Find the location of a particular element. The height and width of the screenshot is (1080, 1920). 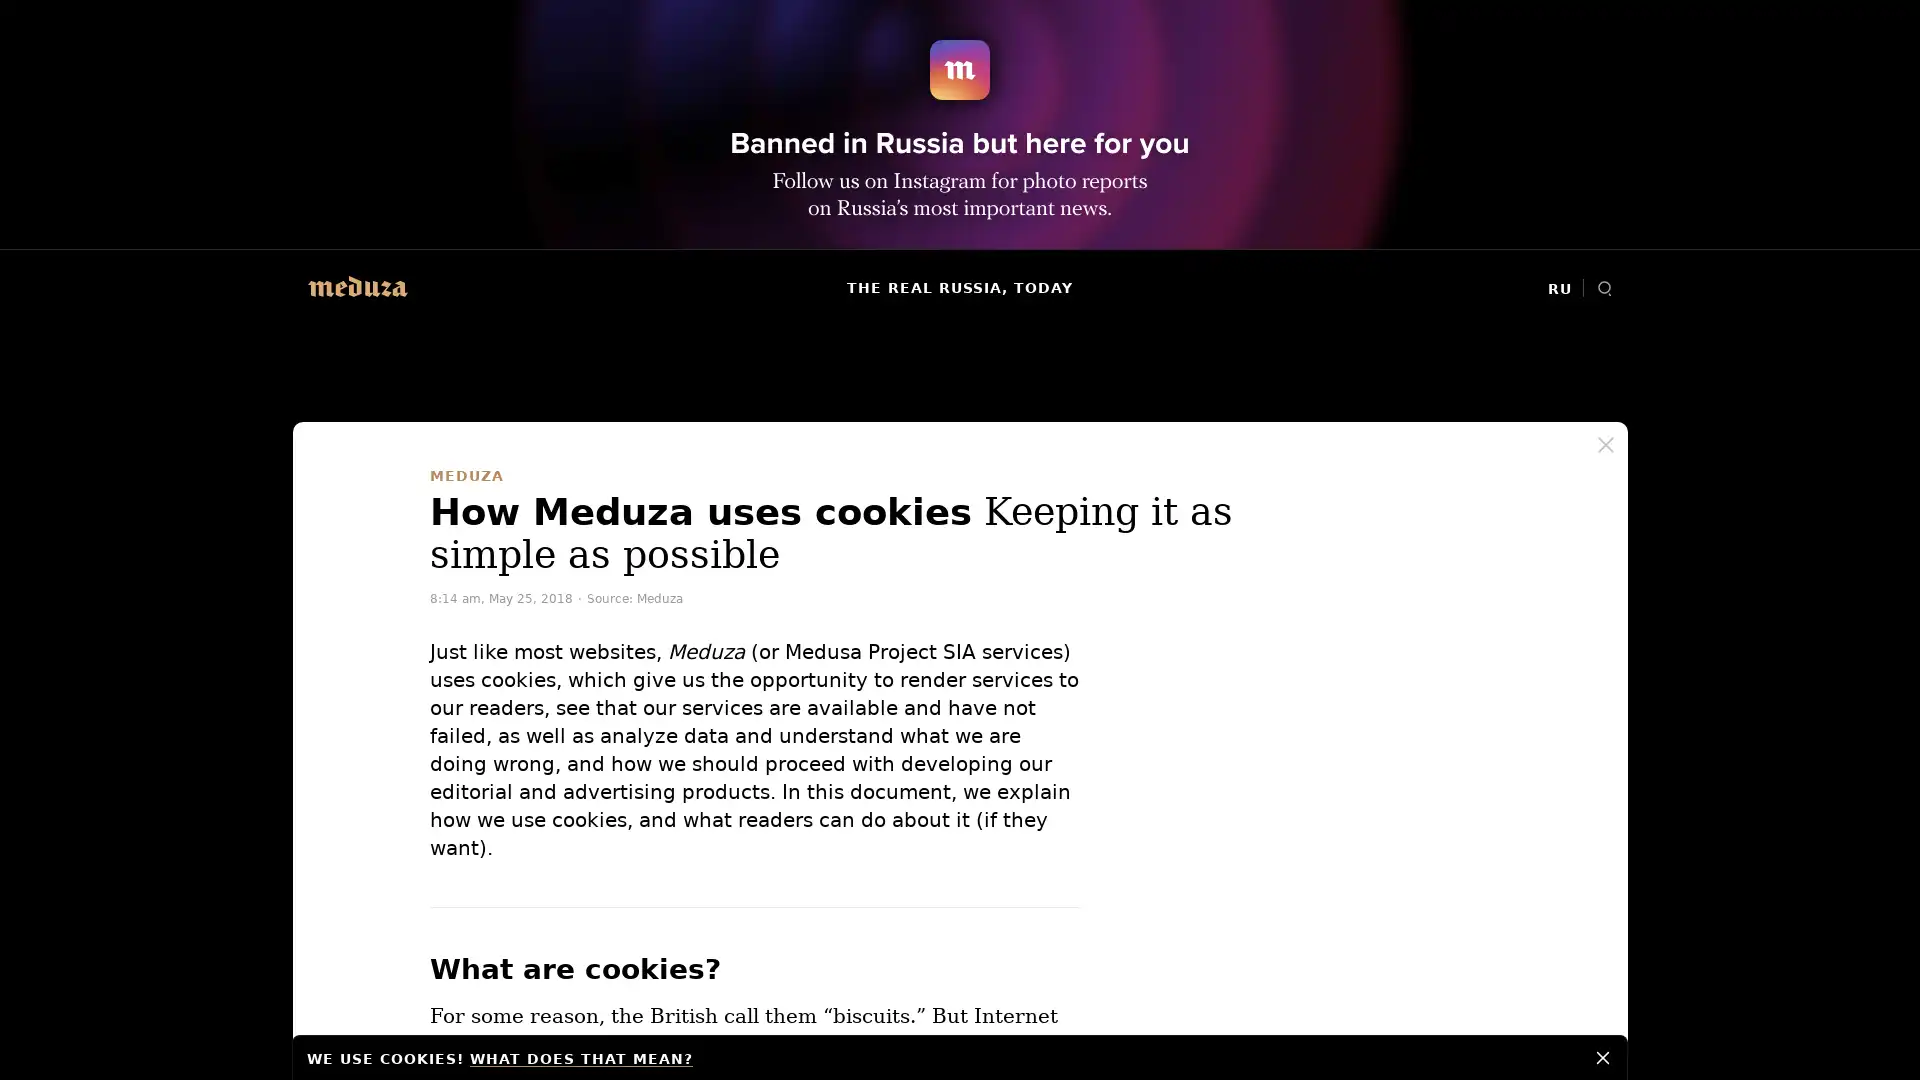

Close notification is located at coordinates (1603, 1055).